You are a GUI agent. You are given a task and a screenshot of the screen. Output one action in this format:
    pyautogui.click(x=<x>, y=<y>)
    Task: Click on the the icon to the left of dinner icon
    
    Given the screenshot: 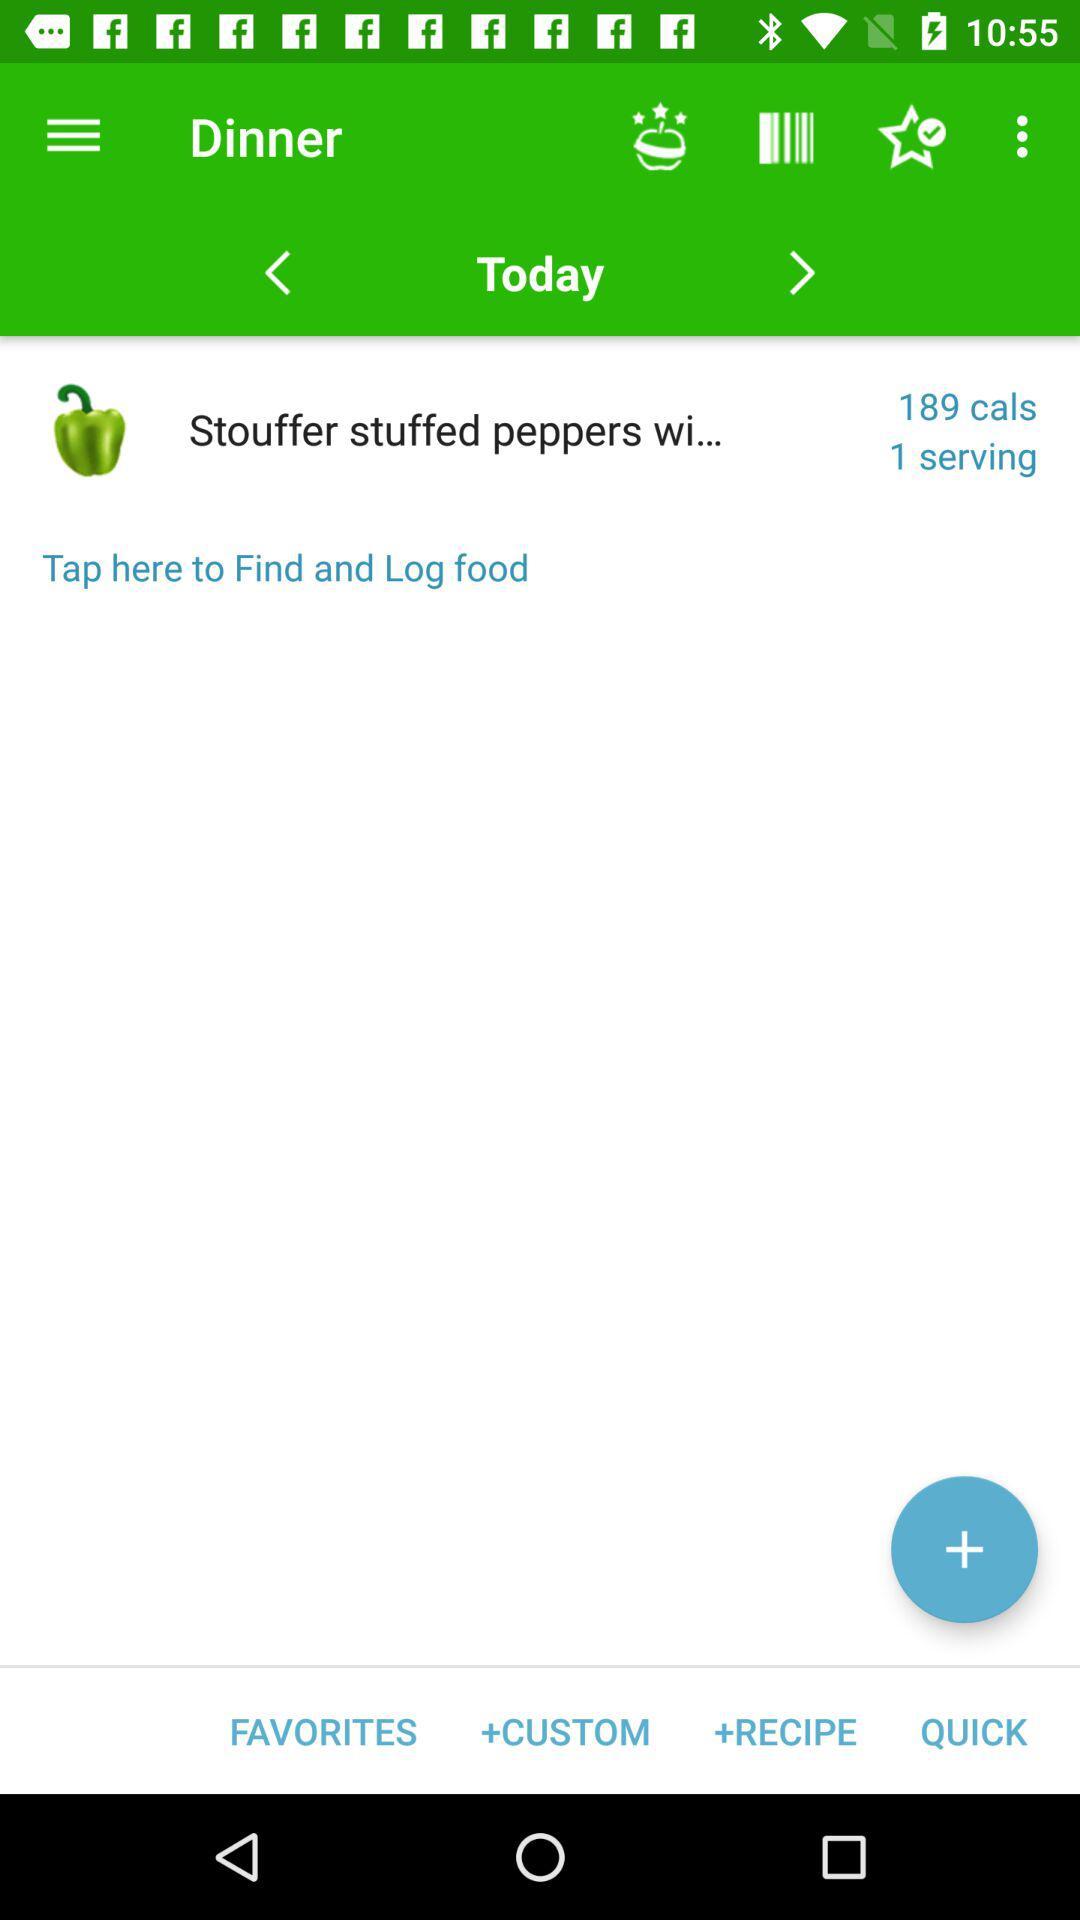 What is the action you would take?
    pyautogui.click(x=72, y=135)
    